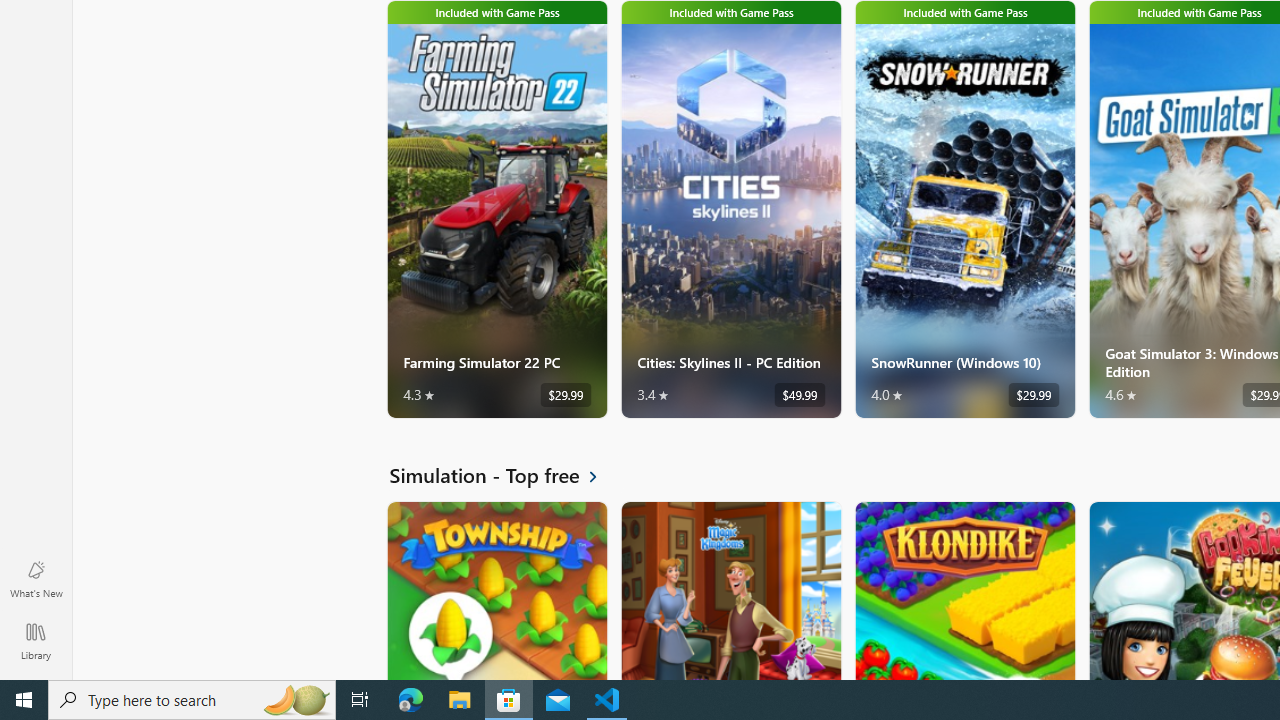  I want to click on 'See all  Simulation - Top free', so click(505, 475).